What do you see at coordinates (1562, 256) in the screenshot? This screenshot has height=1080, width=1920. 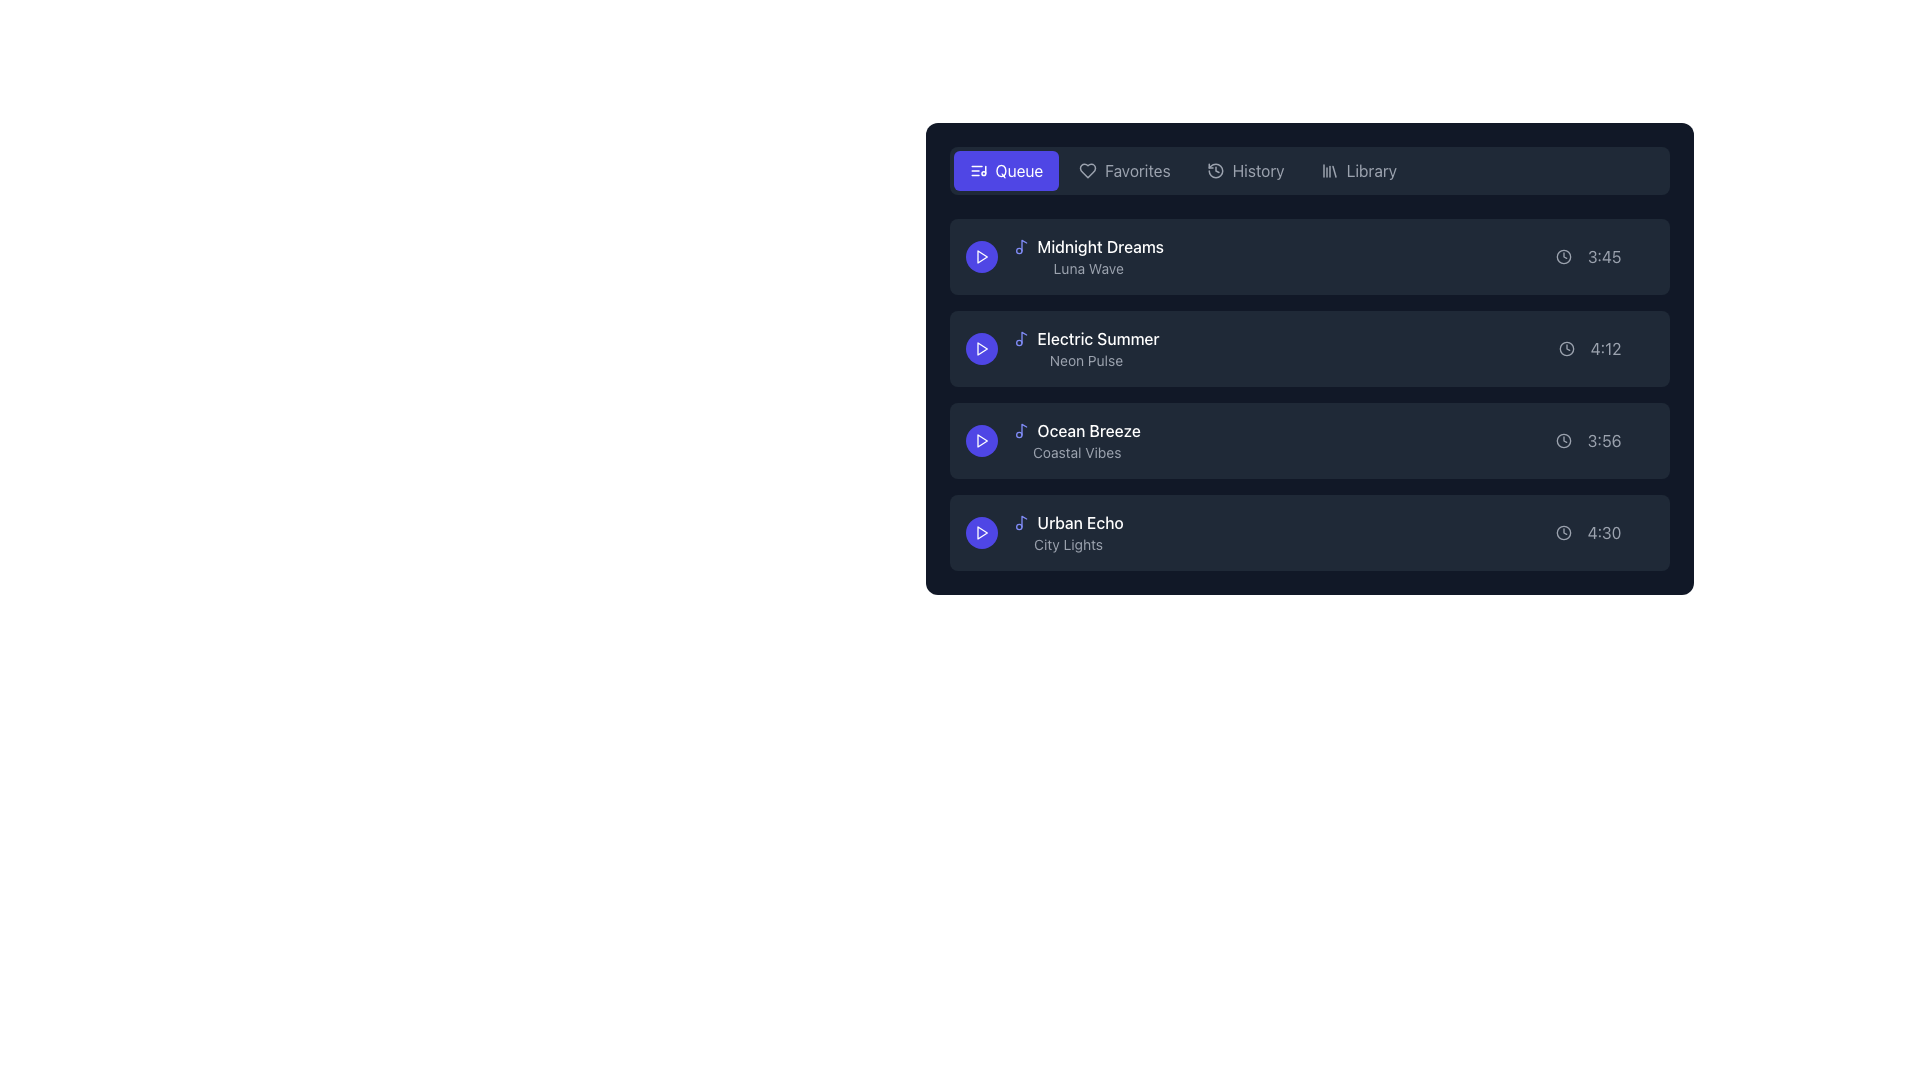 I see `the circular outline of the clock icon, which is part of the SVG group representing a clock, located near the top-right corner of the song entry` at bounding box center [1562, 256].